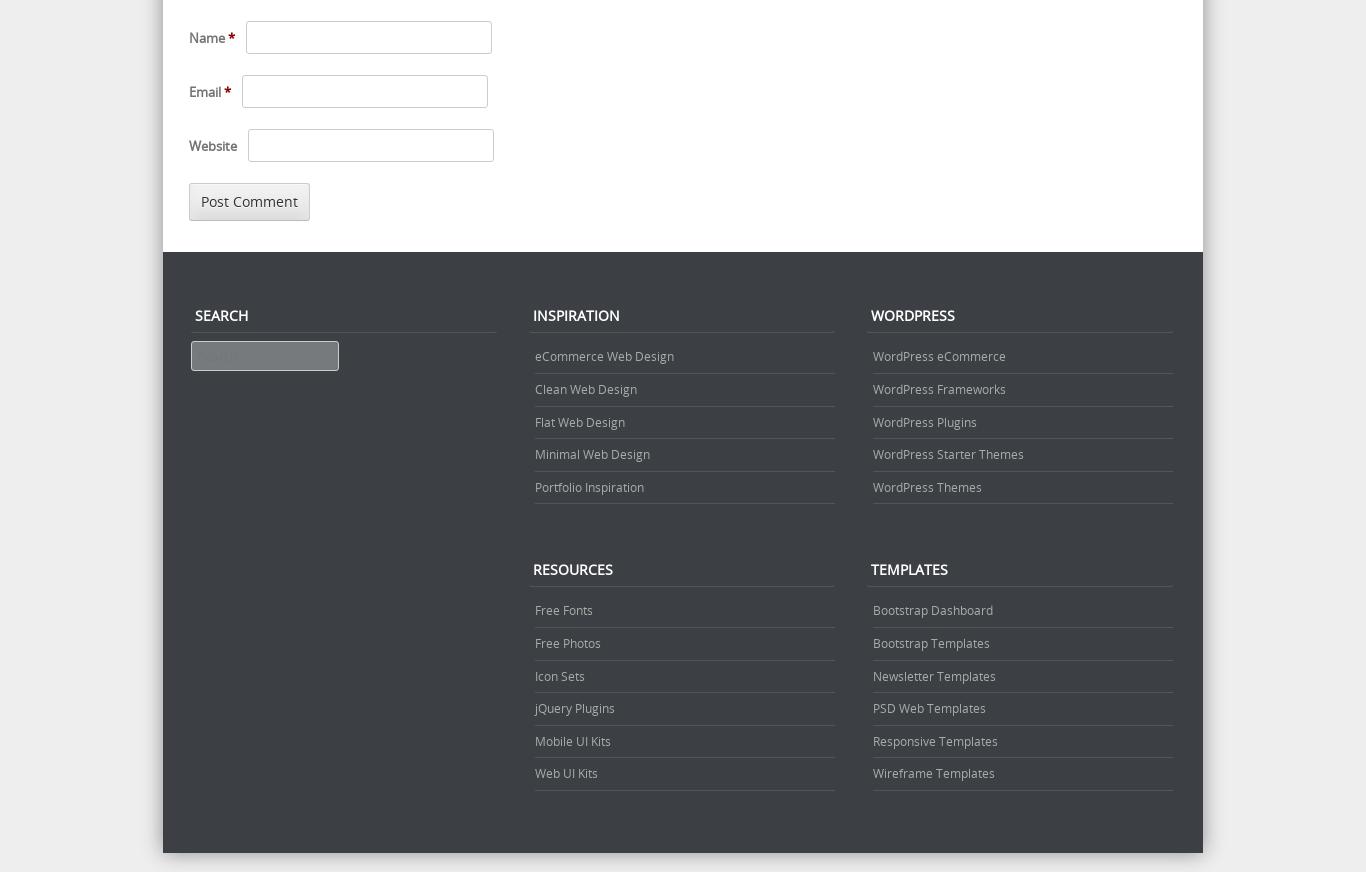 The height and width of the screenshot is (872, 1366). What do you see at coordinates (908, 568) in the screenshot?
I see `'Templates'` at bounding box center [908, 568].